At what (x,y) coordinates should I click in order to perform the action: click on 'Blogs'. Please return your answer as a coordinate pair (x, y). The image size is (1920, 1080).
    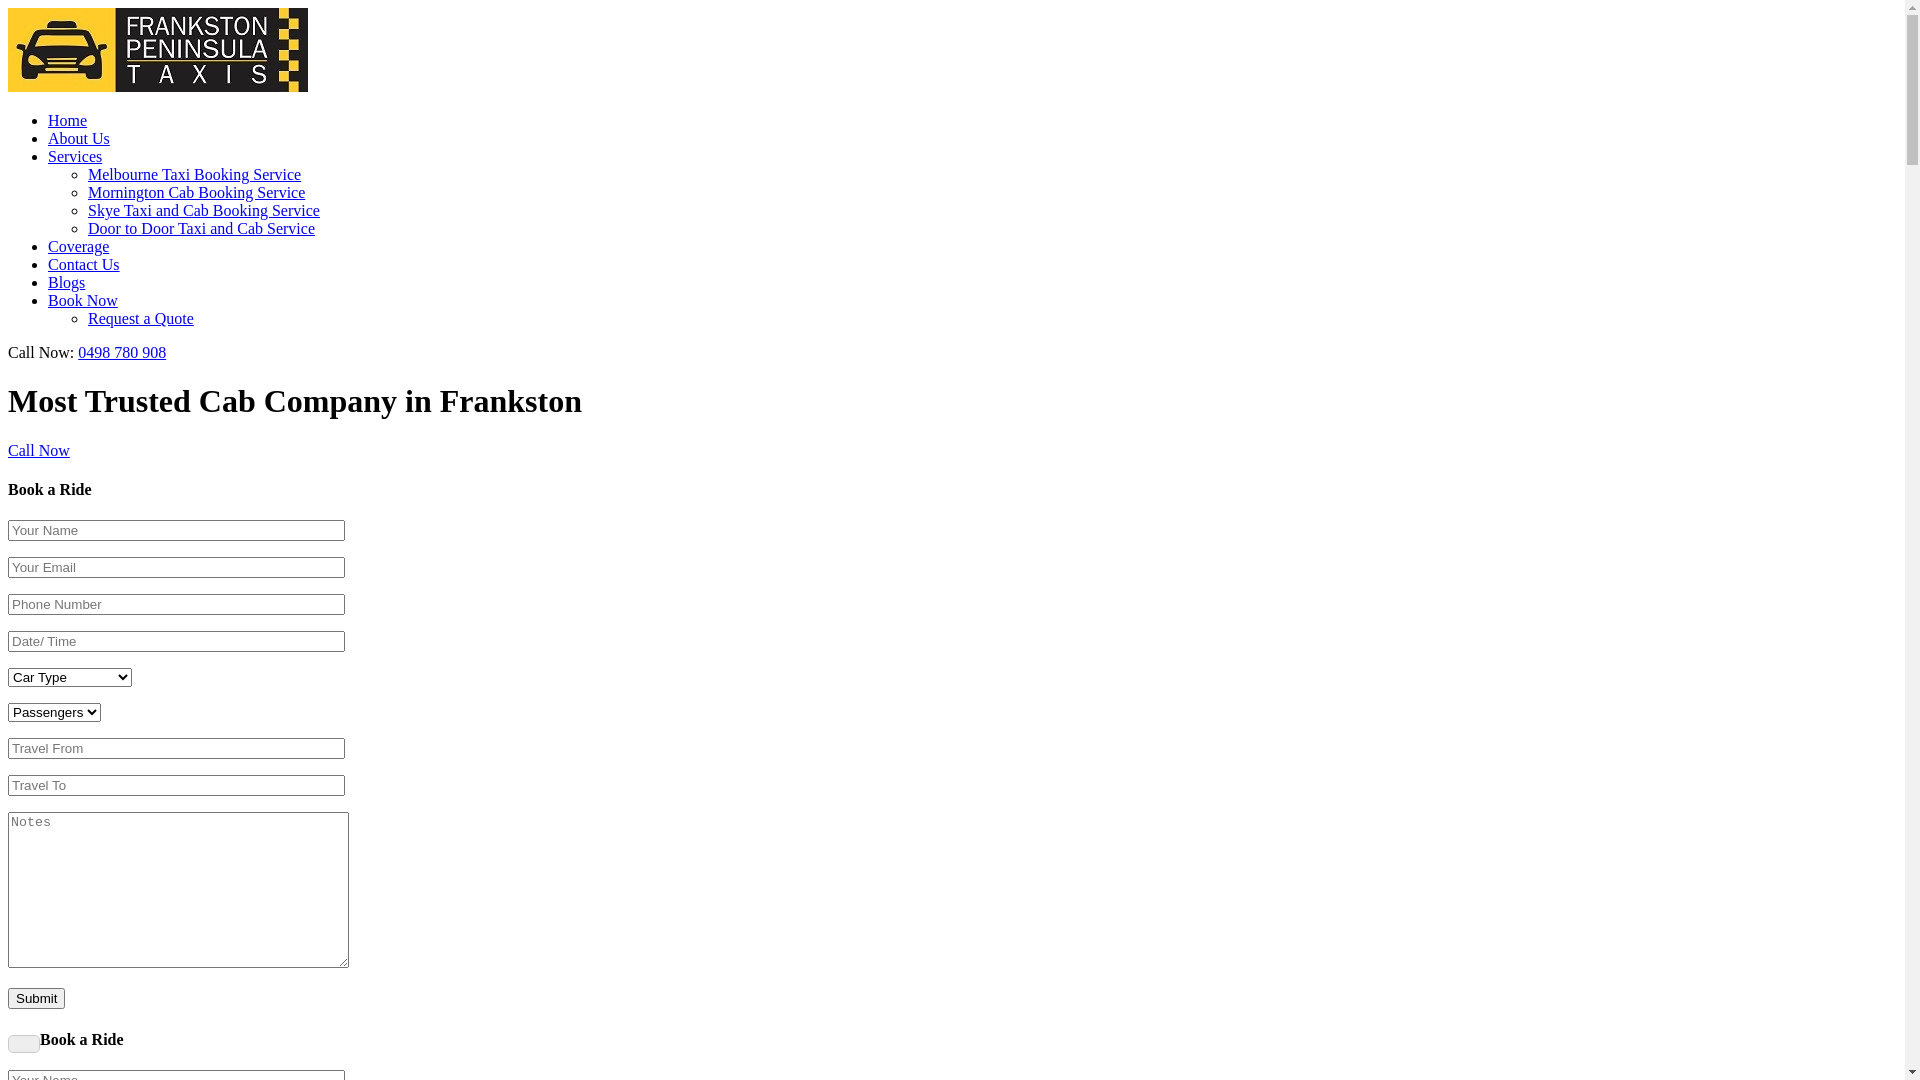
    Looking at the image, I should click on (66, 282).